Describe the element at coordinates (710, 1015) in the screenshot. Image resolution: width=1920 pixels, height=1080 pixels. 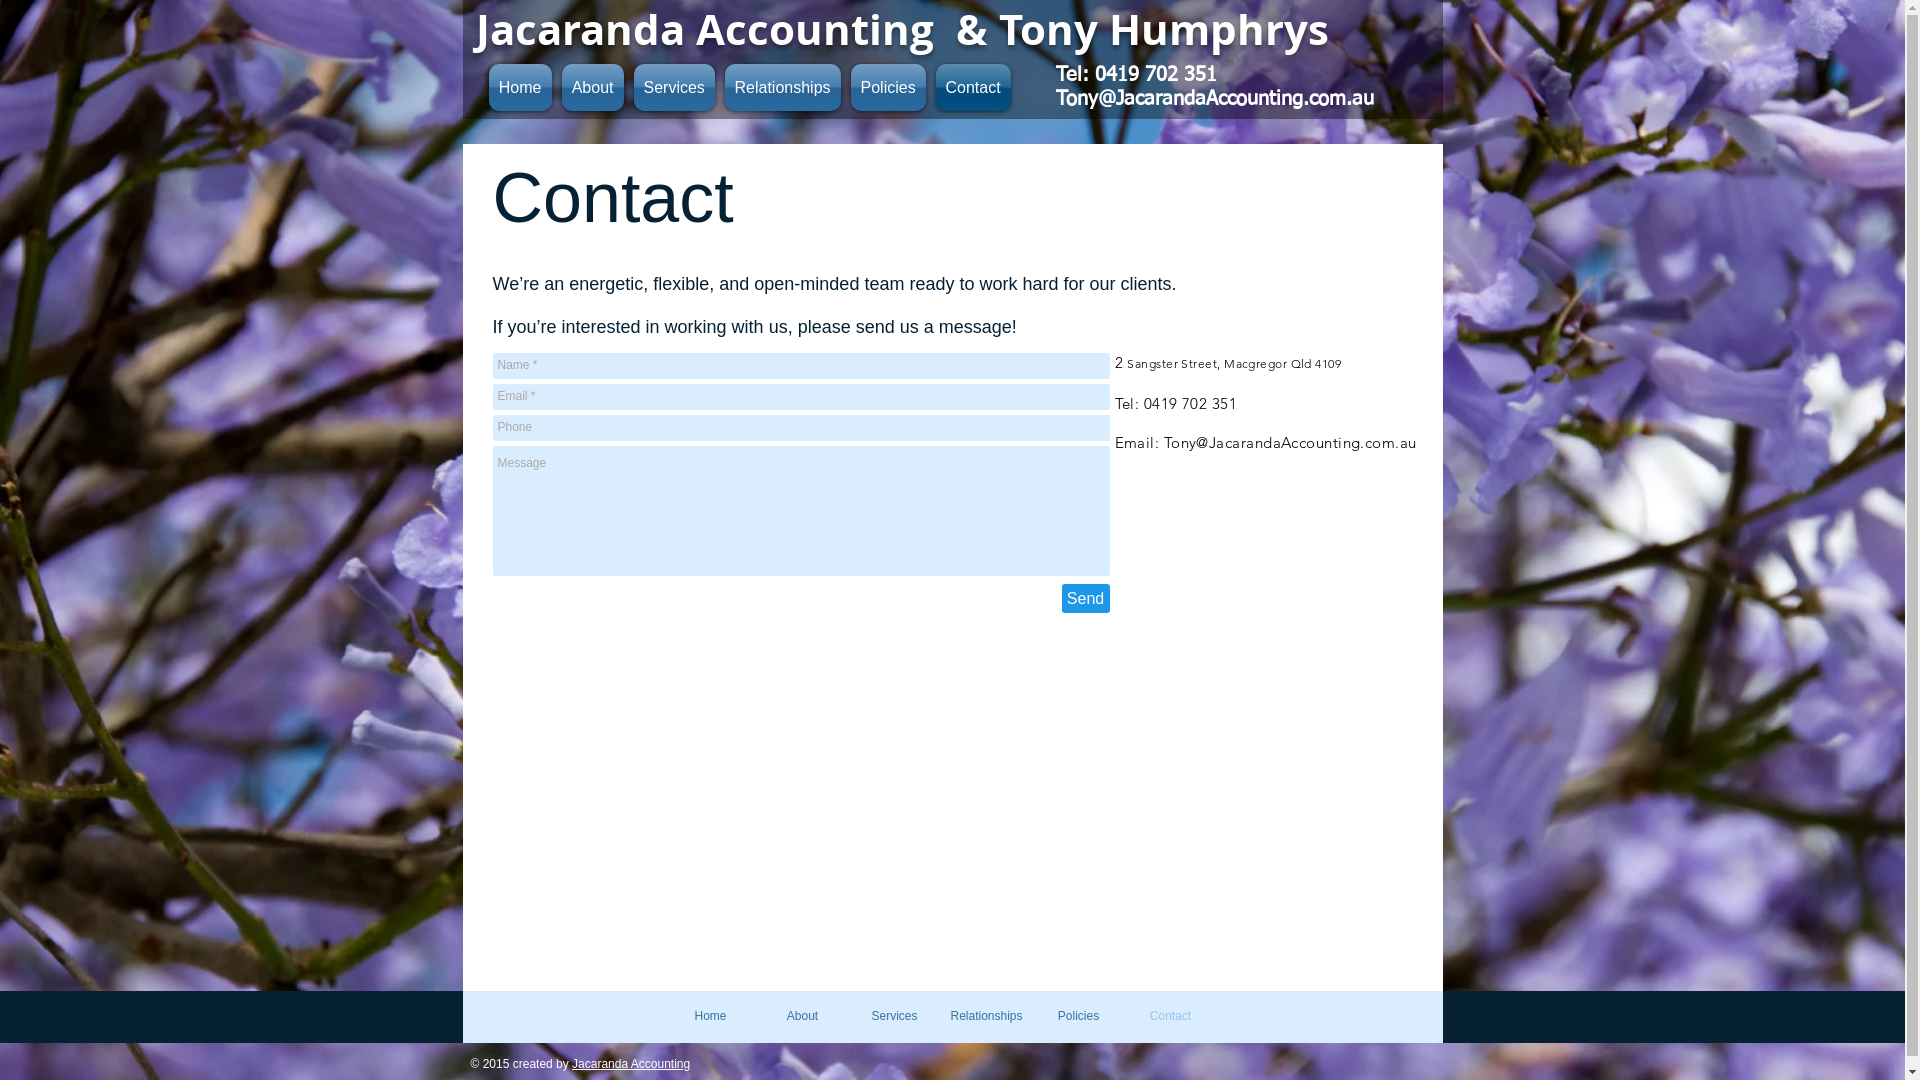
I see `'Home'` at that location.